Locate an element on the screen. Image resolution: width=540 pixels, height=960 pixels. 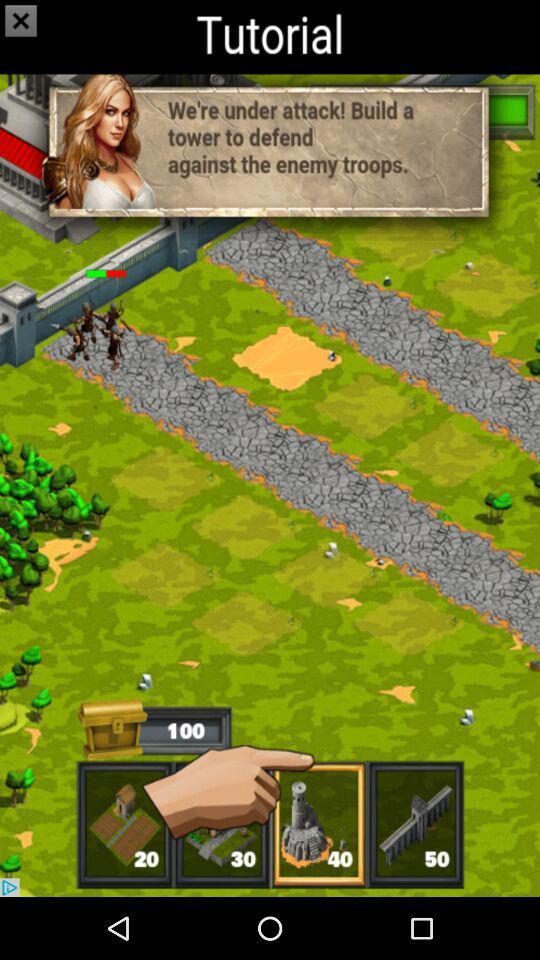
the close icon is located at coordinates (20, 21).